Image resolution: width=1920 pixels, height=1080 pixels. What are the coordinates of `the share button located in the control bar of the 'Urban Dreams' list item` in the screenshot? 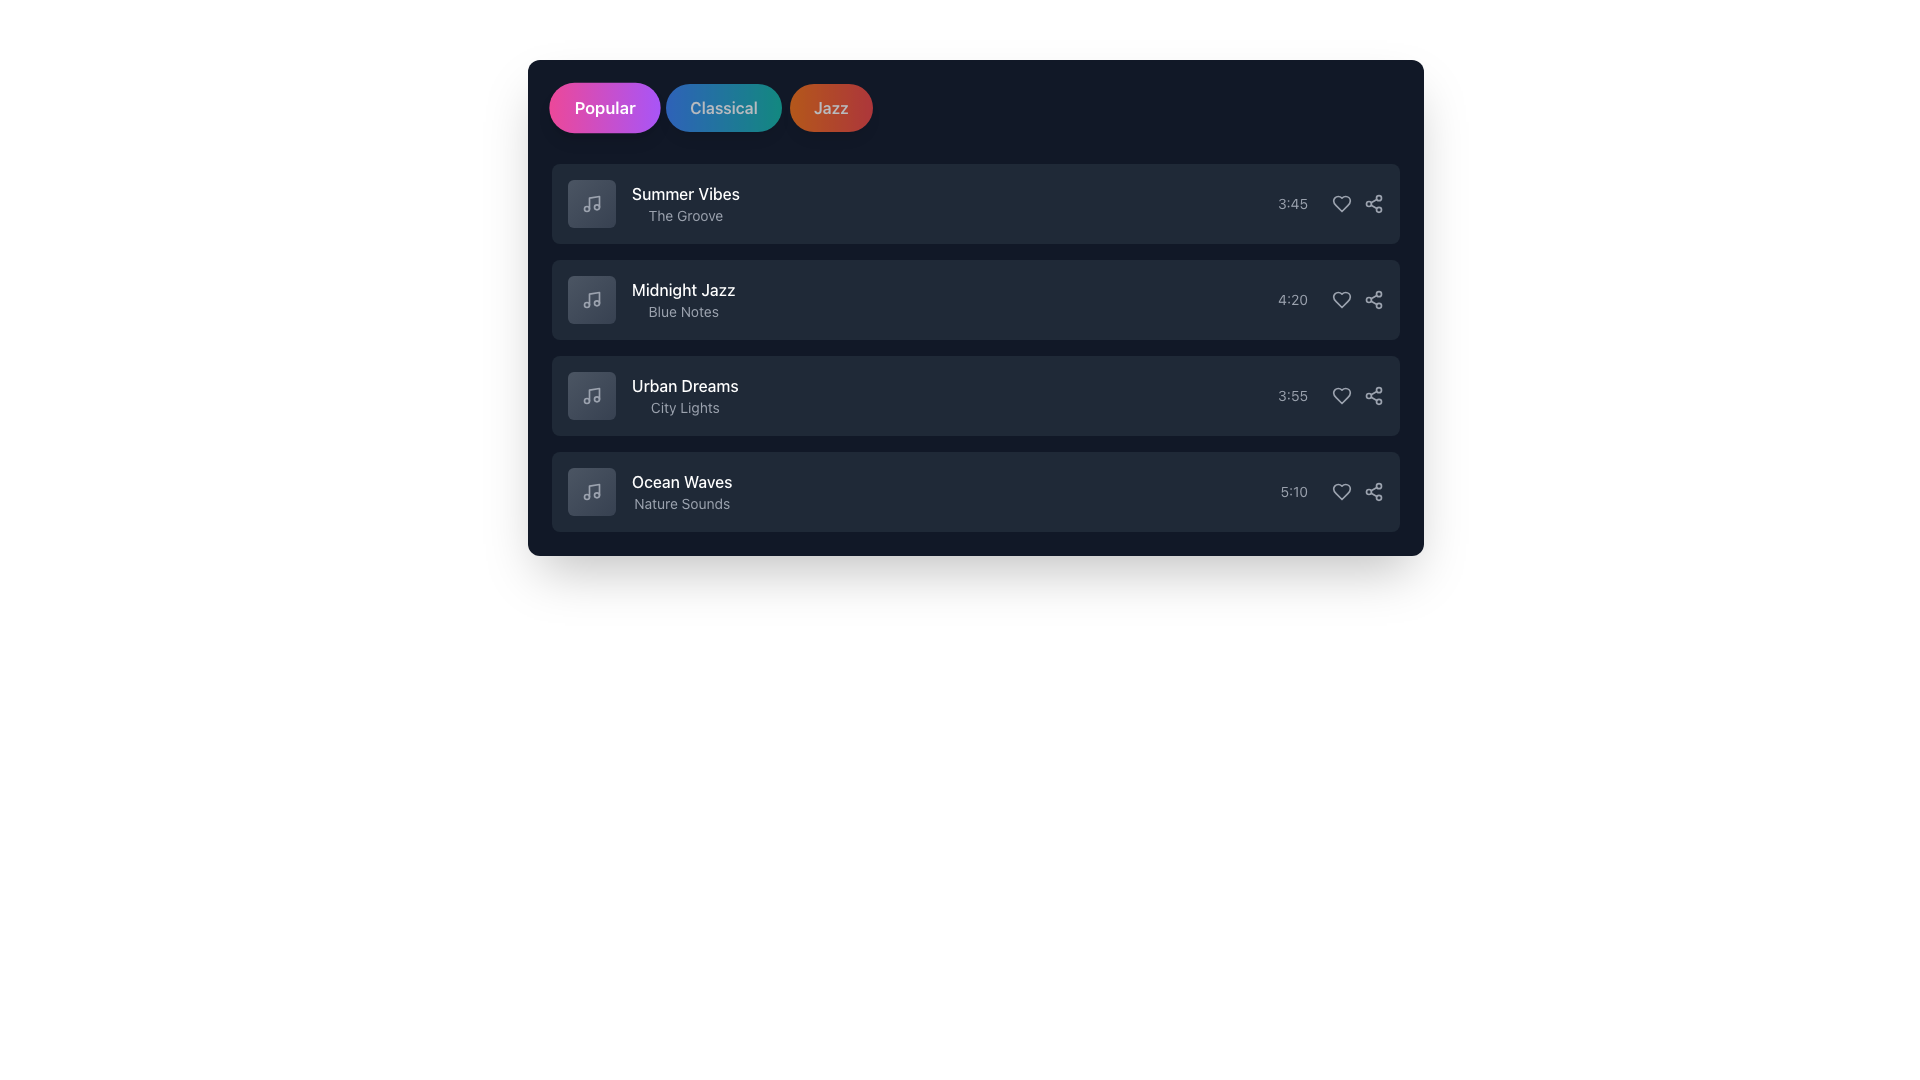 It's located at (1372, 396).